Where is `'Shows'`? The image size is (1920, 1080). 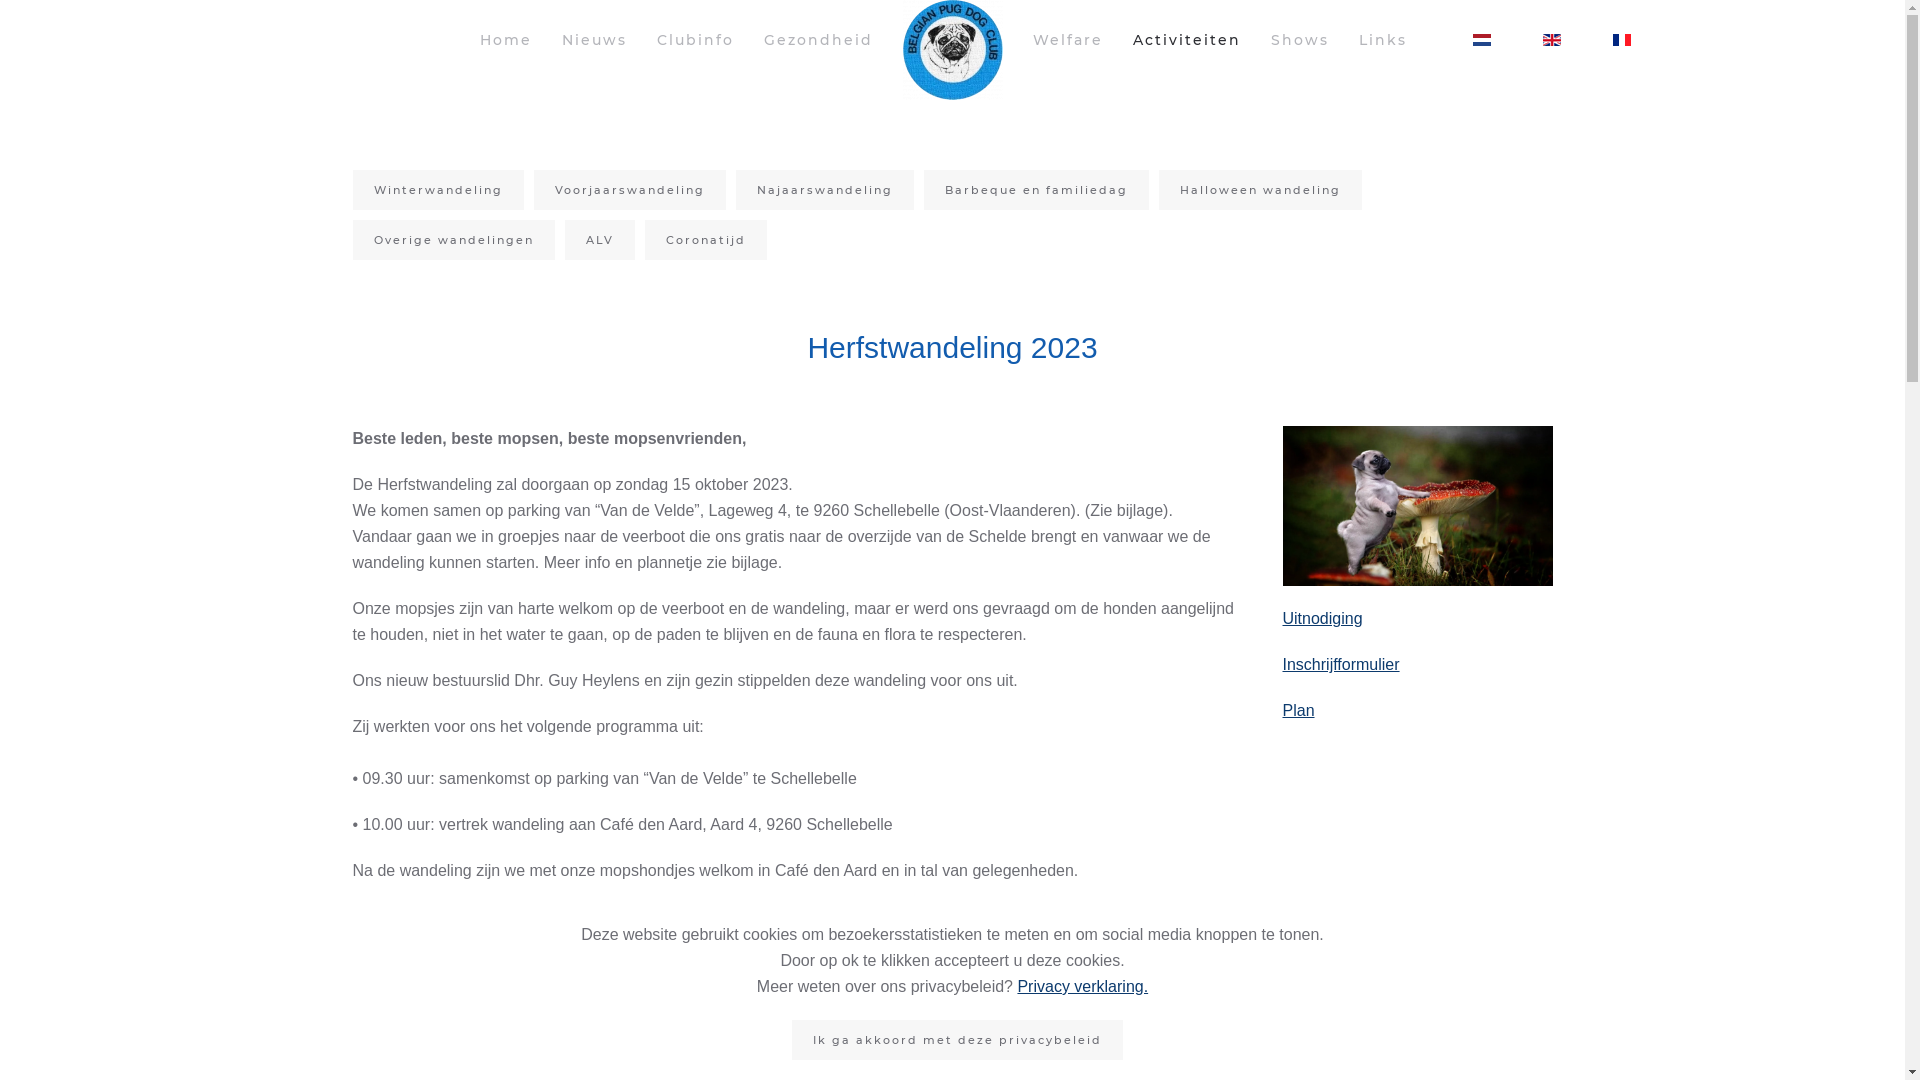
'Shows' is located at coordinates (1299, 39).